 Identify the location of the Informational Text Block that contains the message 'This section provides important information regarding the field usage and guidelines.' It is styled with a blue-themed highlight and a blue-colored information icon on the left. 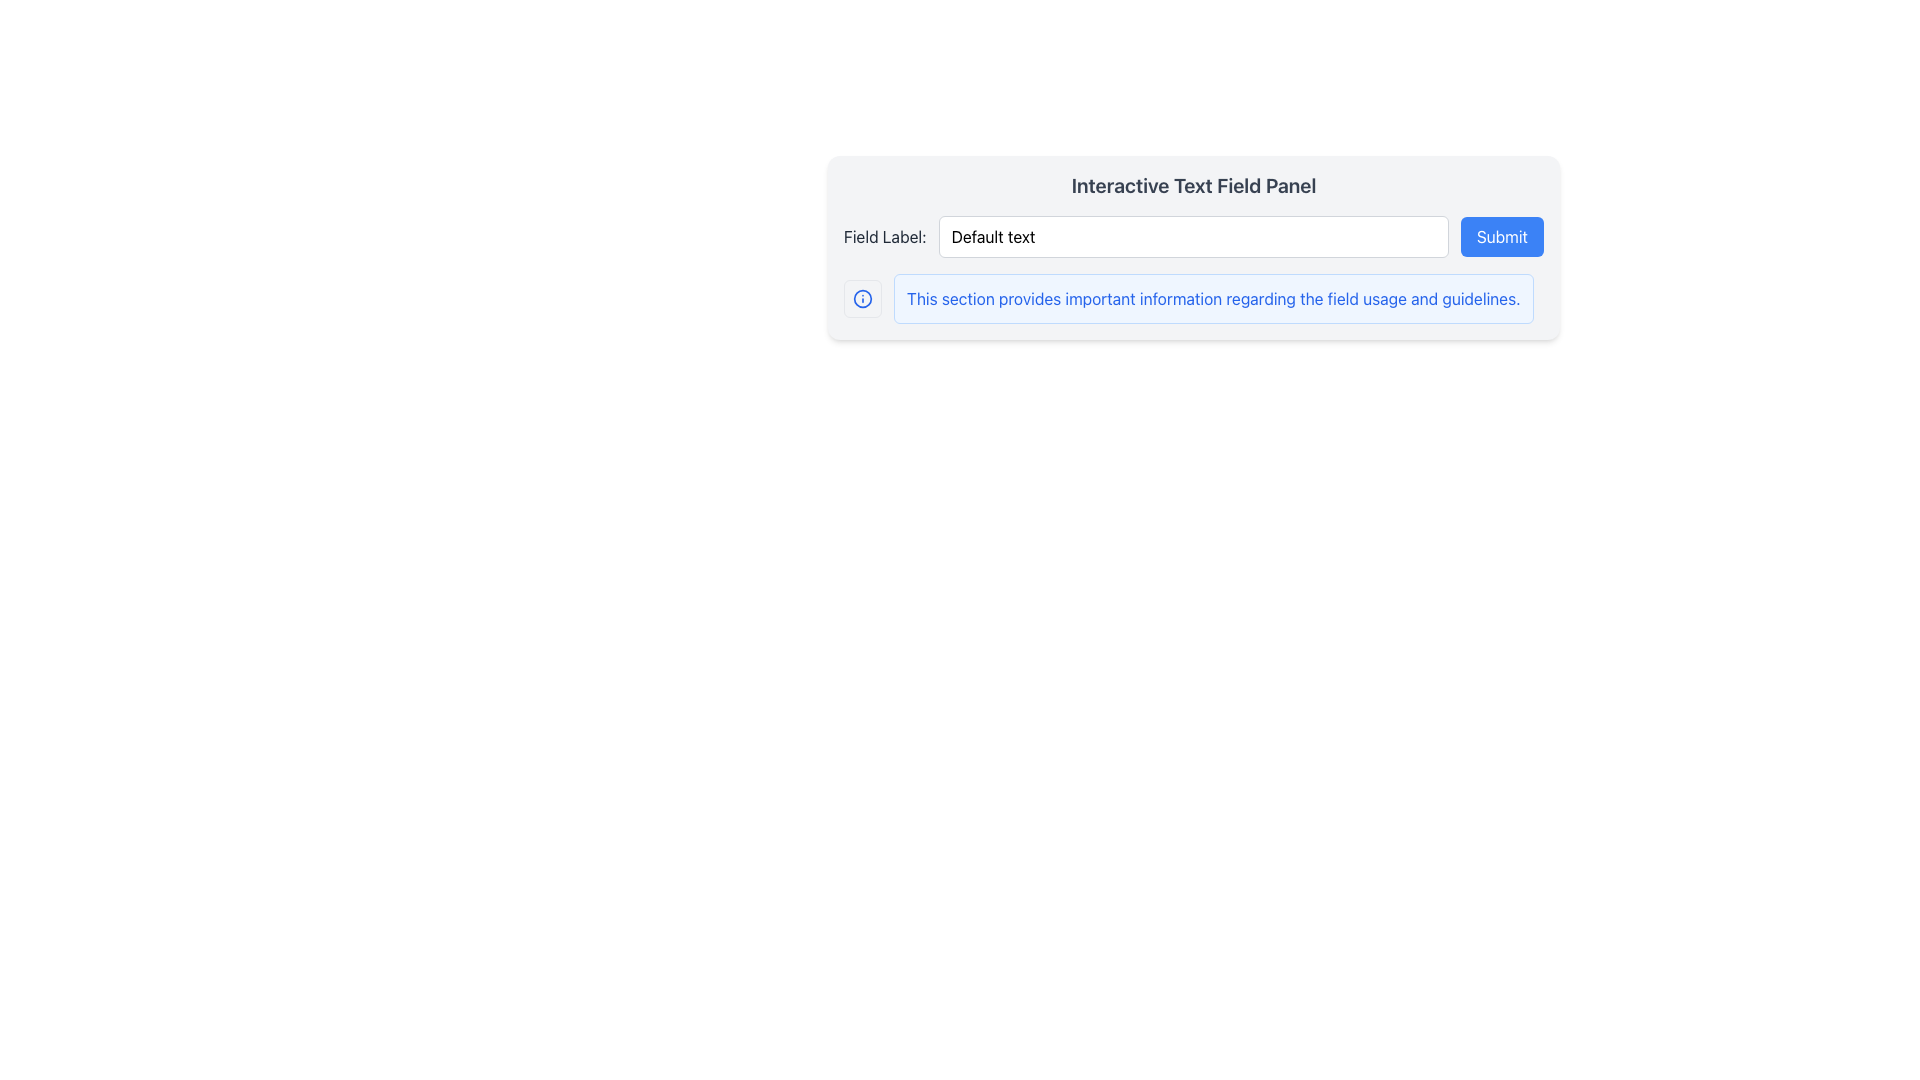
(1194, 299).